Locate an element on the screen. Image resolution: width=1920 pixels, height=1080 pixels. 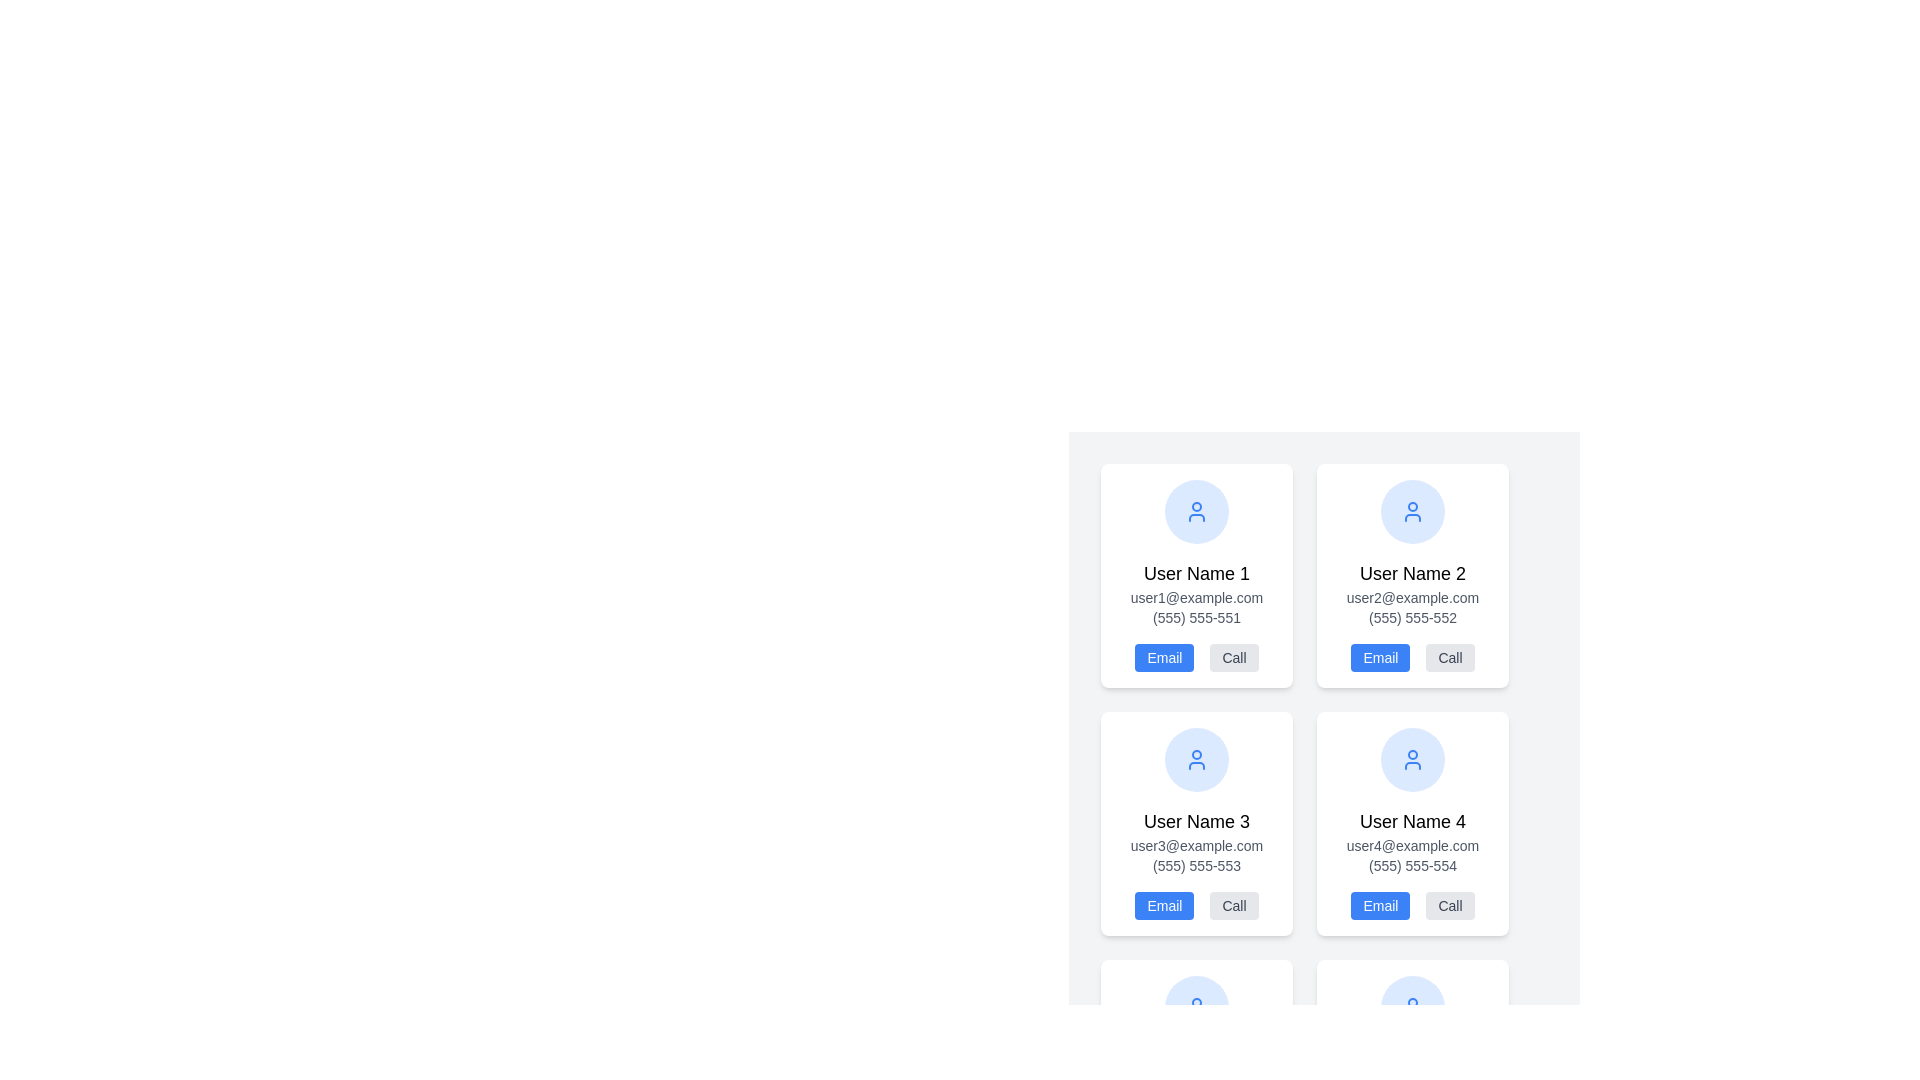
the circular icon with a light blue background and a blue outline user silhouette, located at the top center of the user card for 'User Name 1' is located at coordinates (1196, 511).